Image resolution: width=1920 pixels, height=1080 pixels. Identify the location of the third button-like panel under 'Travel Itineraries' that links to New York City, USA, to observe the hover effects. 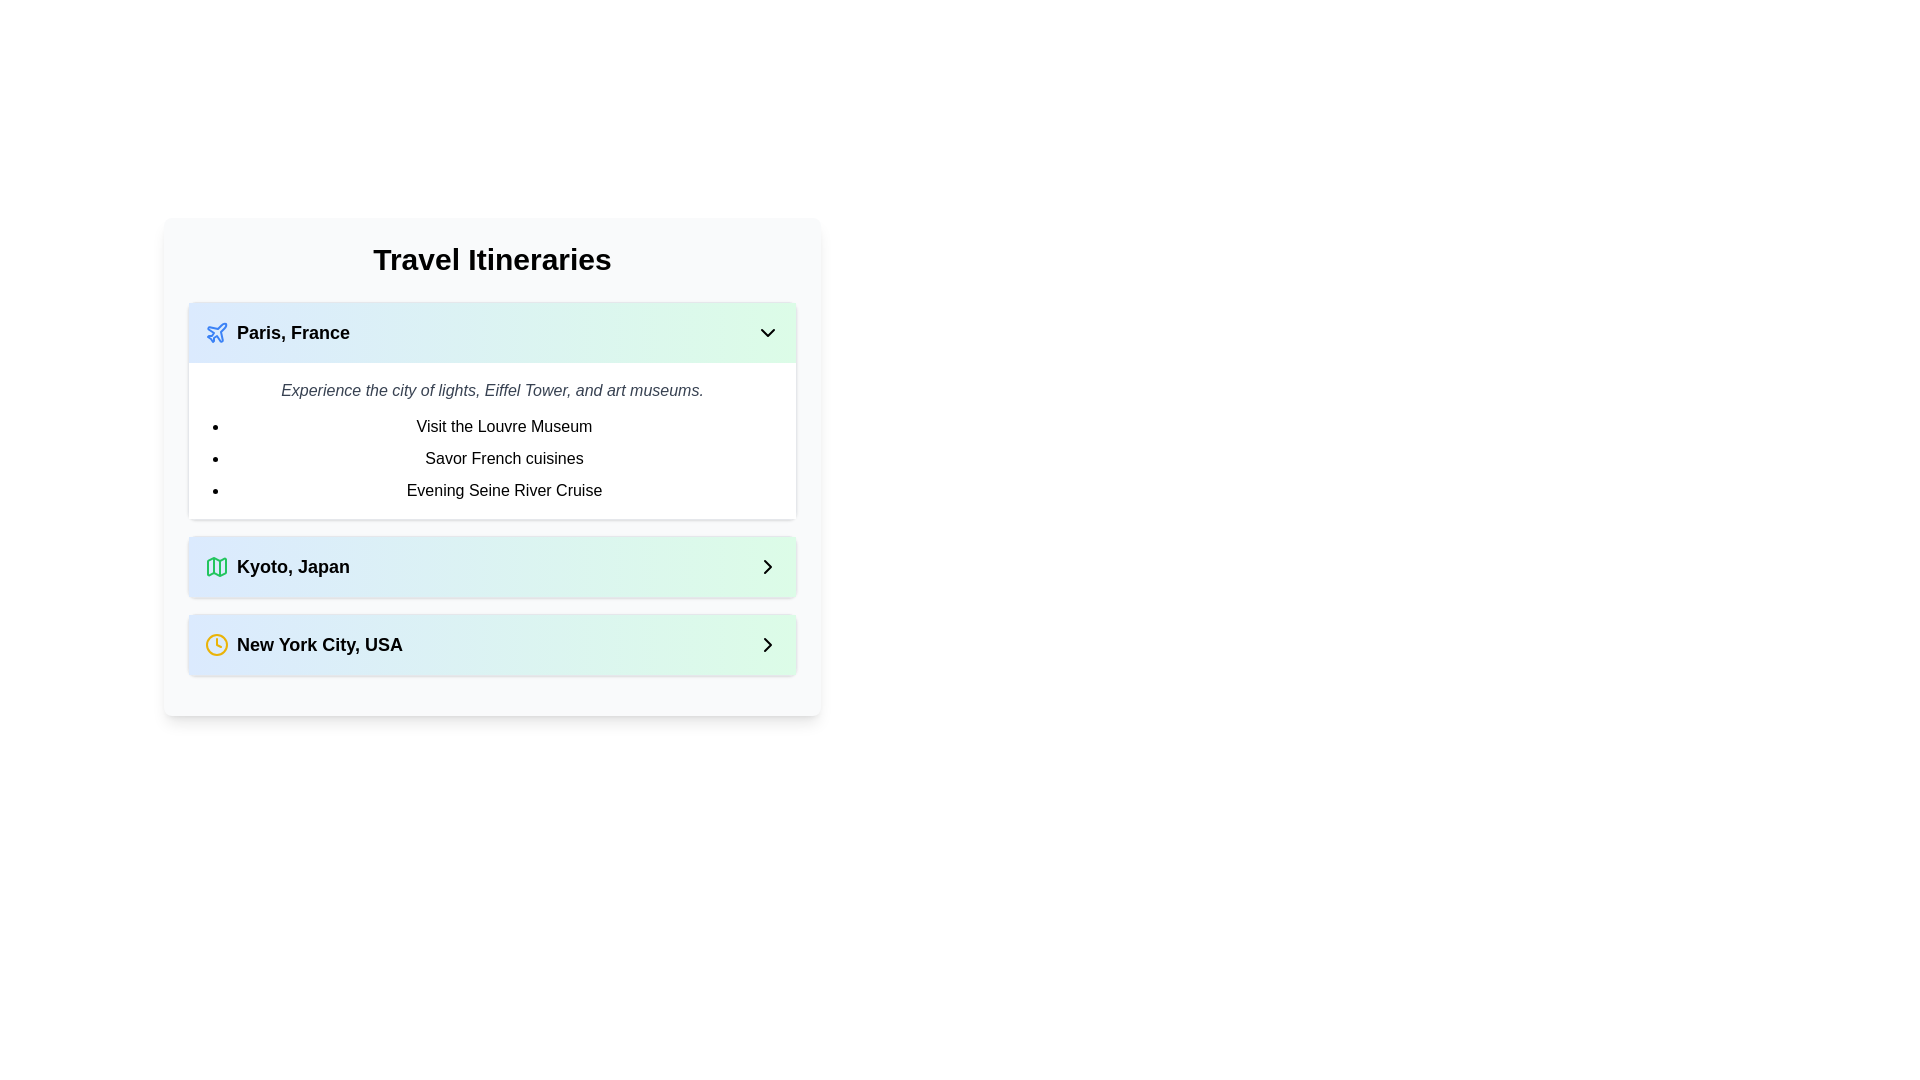
(492, 644).